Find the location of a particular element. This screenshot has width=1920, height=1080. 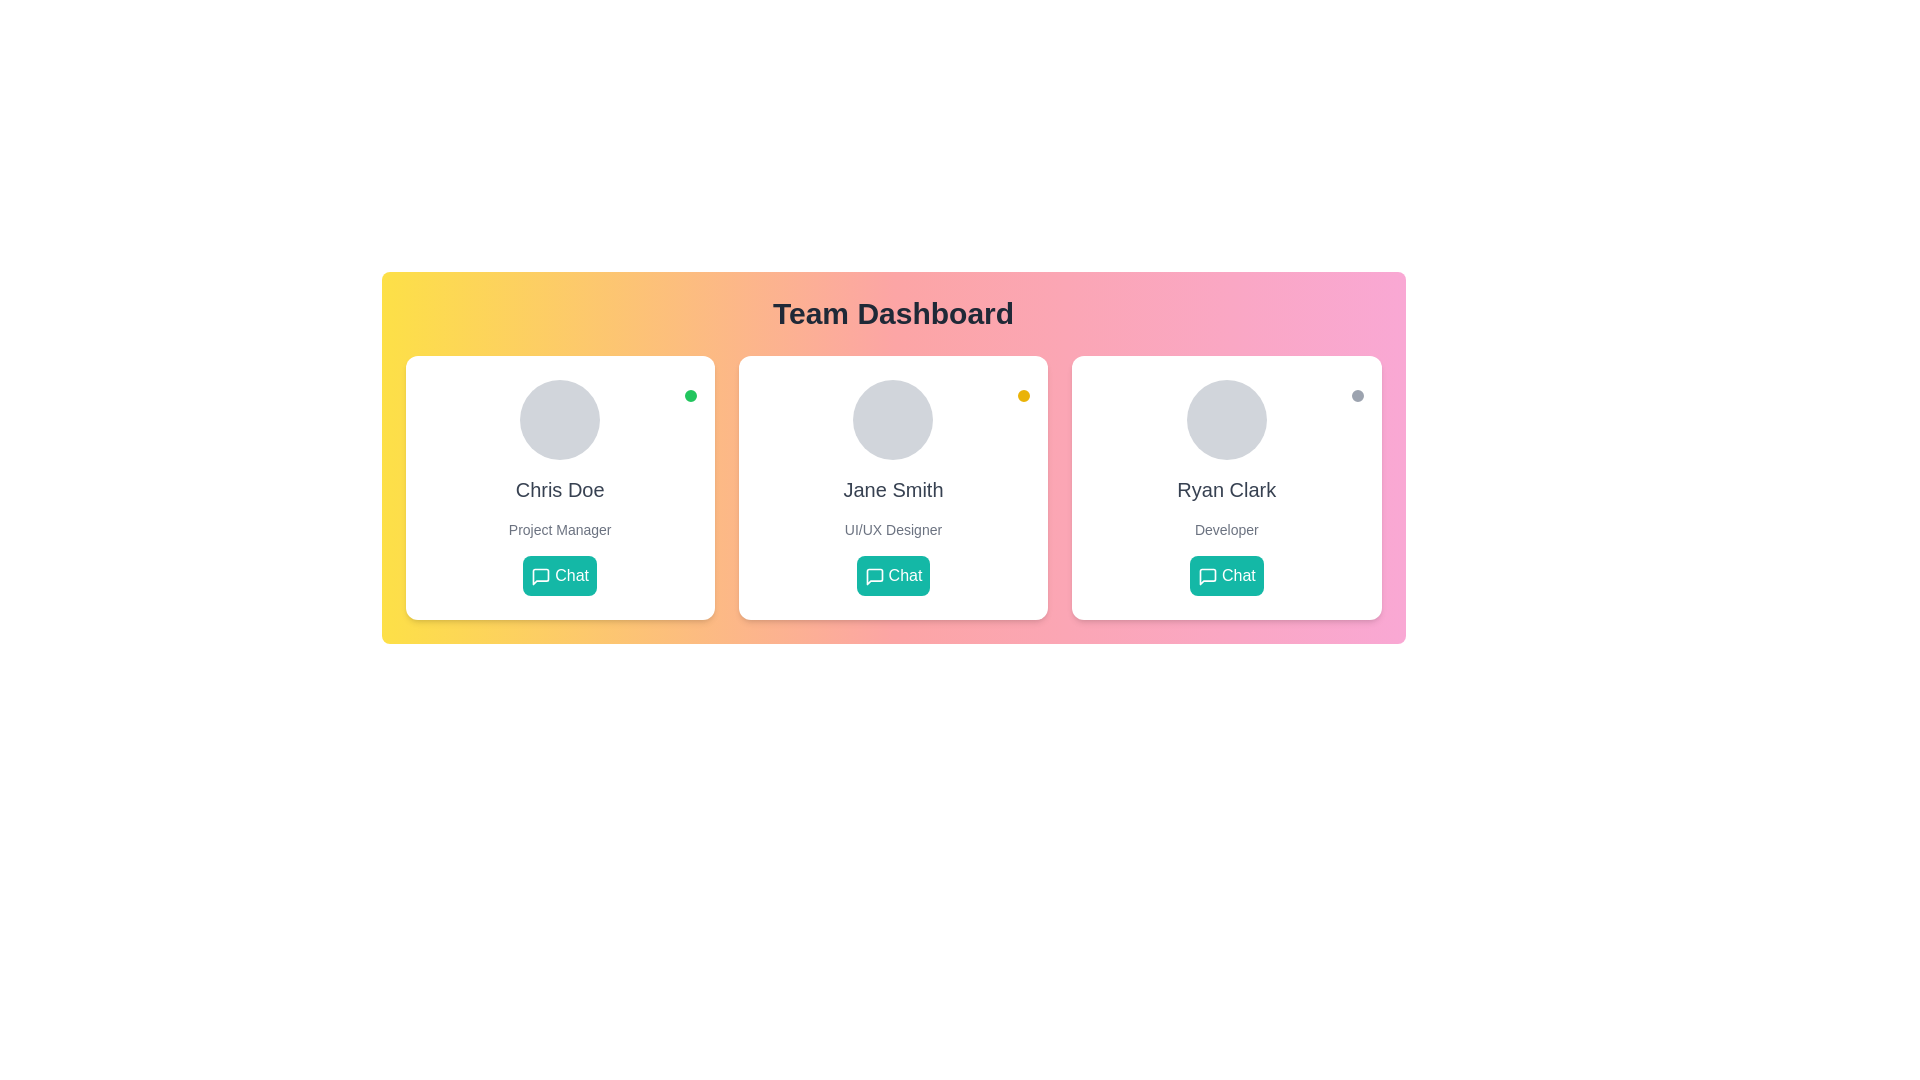

the small circular status indicator with a light gray background and white border, located at the top-right corner of the 'Ryan Clark' card, above the text 'Developer' is located at coordinates (1357, 396).